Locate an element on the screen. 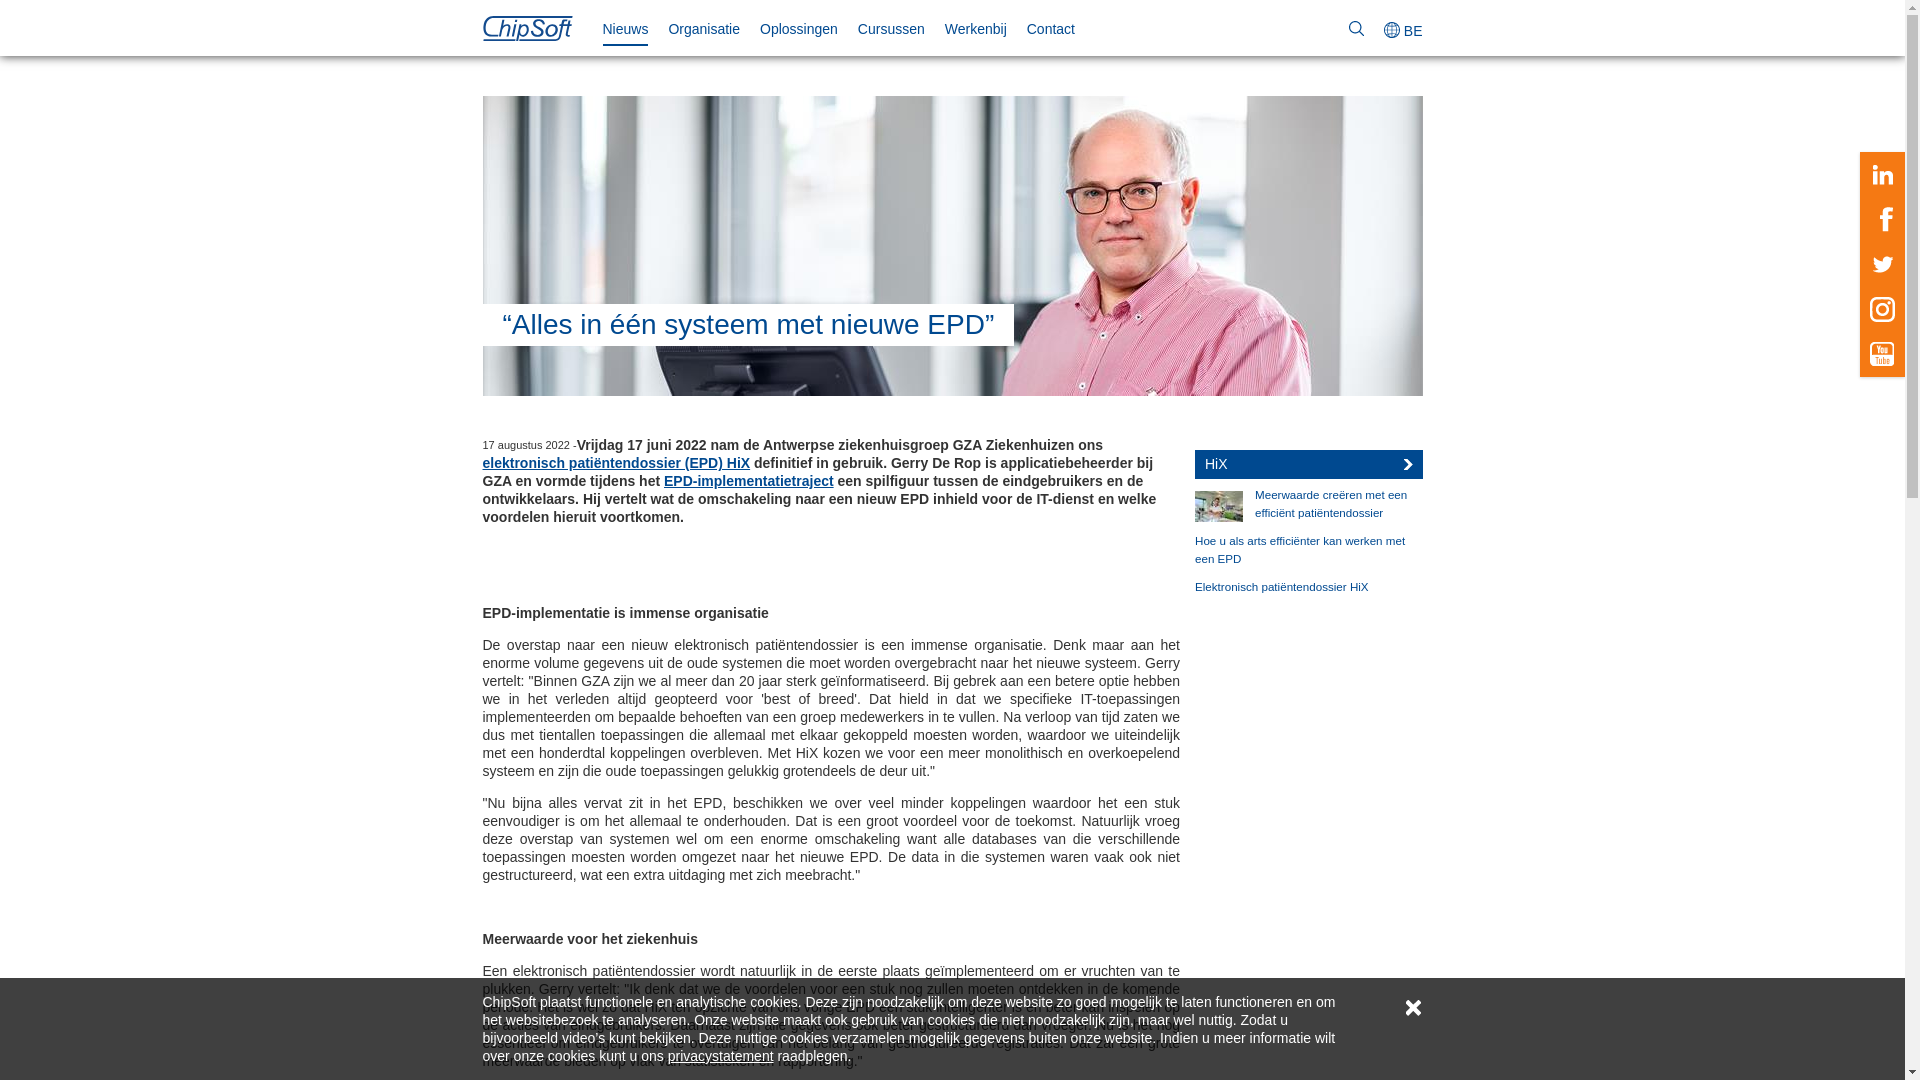 This screenshot has height=1080, width=1920. 'Youtube' is located at coordinates (1859, 353).